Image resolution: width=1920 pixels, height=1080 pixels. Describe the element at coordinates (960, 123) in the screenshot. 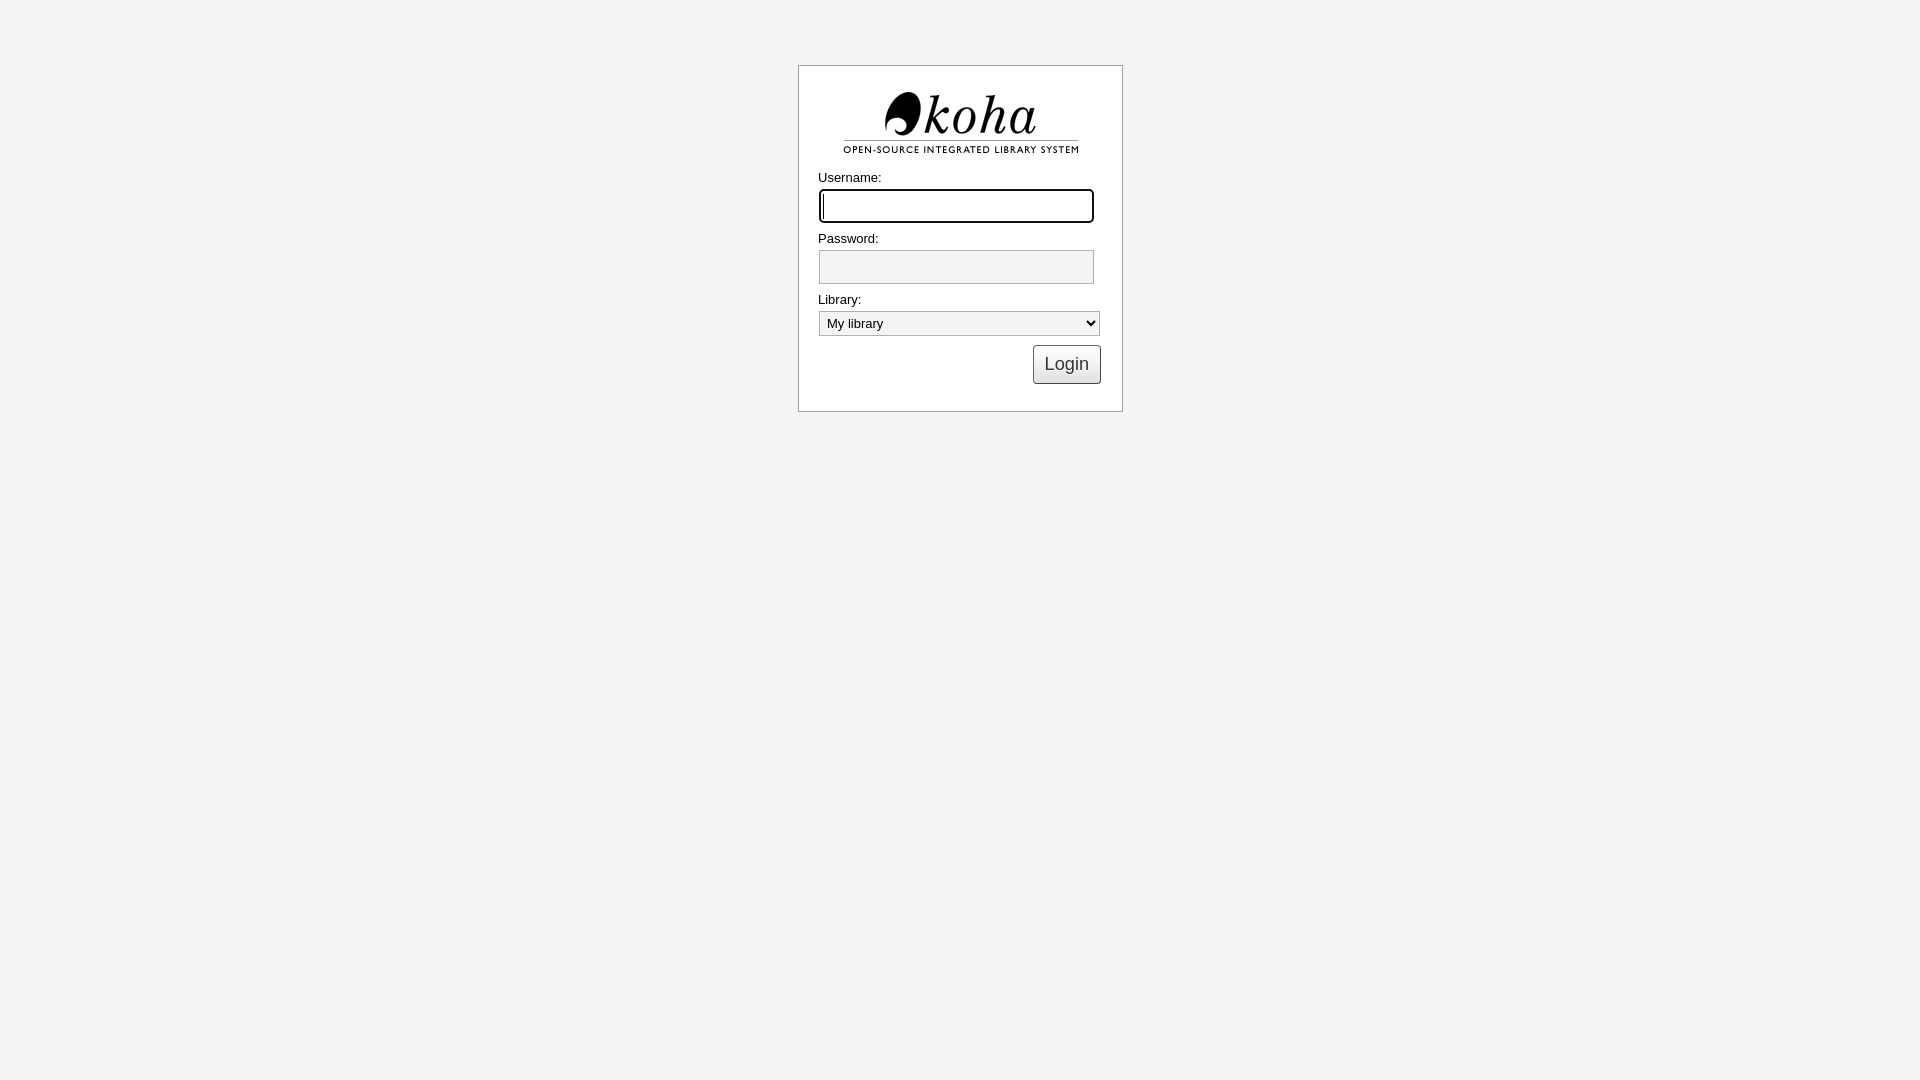

I see `'Koha'` at that location.